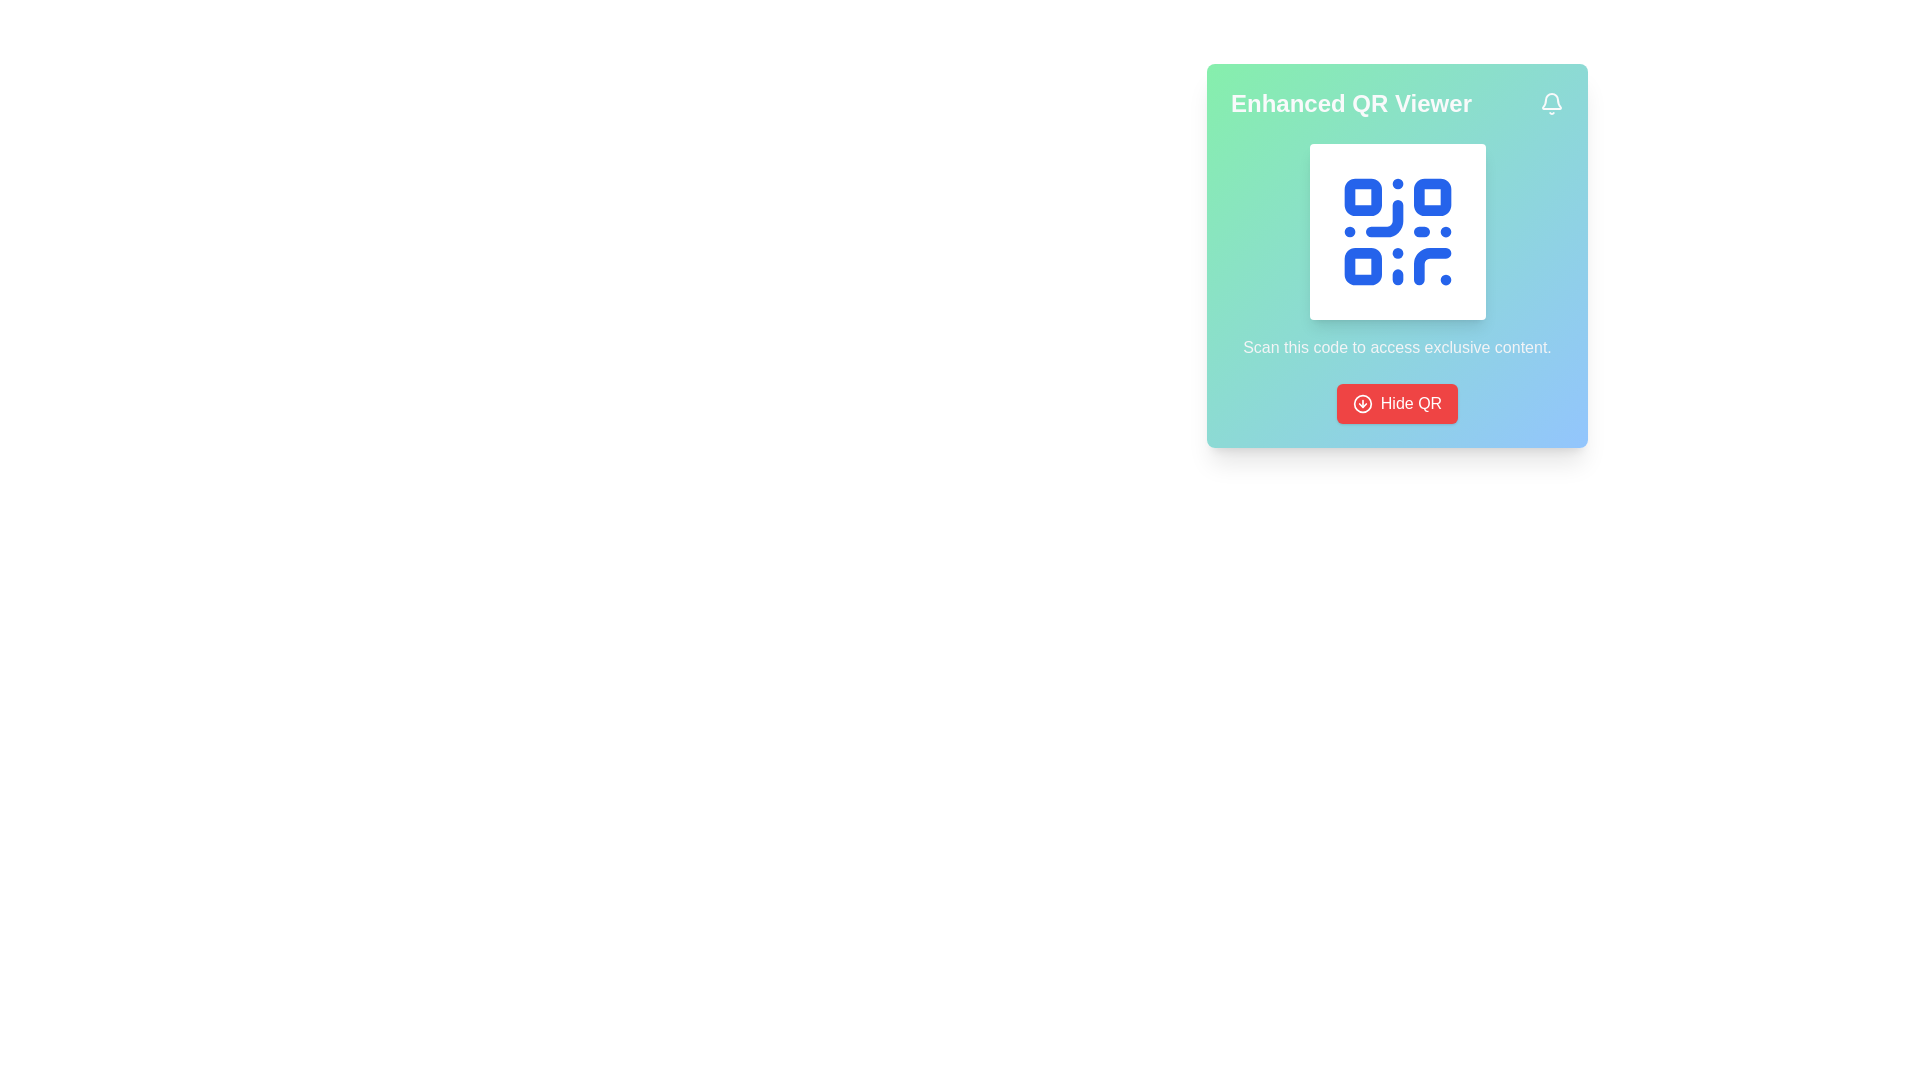  I want to click on 'Enhanced QR Viewer' text label, which is positioned at the top of the card and features a bold, large font with a notification bell icon next to it, so click(1396, 104).